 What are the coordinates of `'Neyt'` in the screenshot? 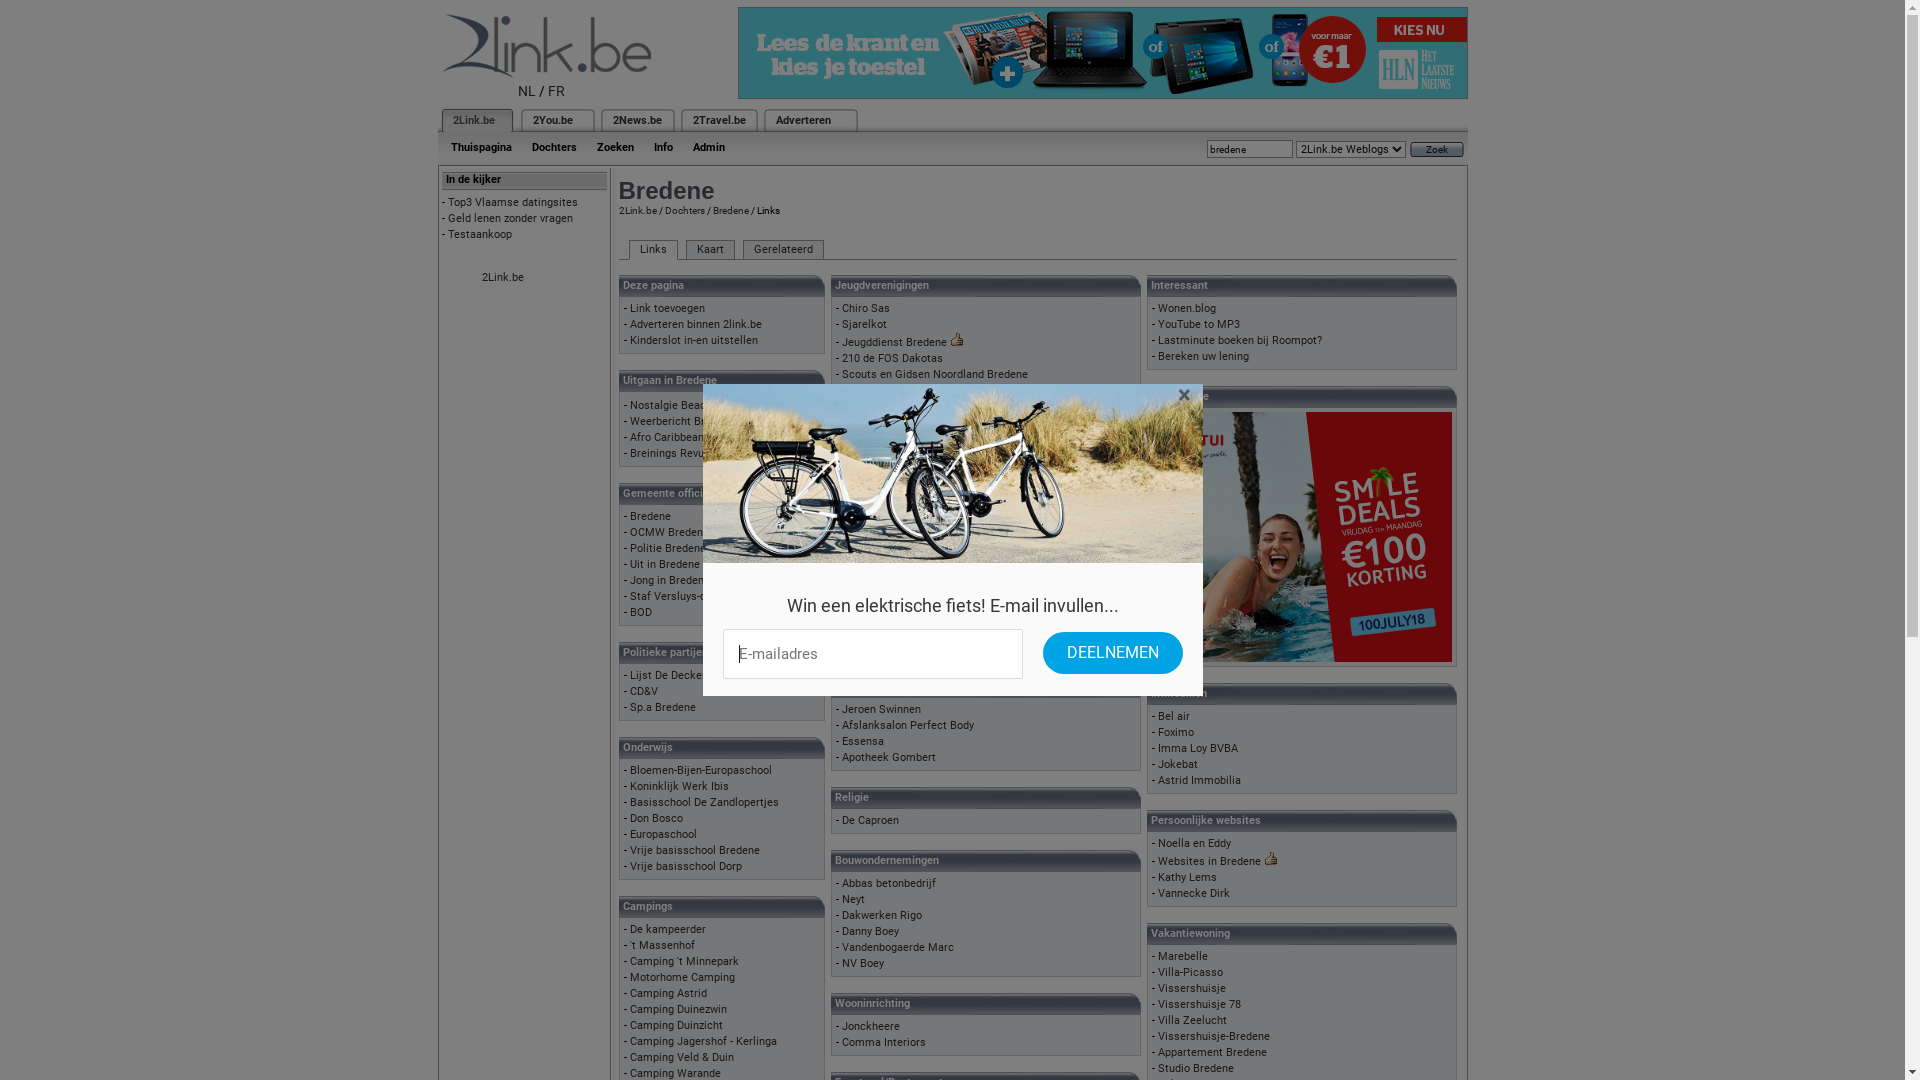 It's located at (841, 898).